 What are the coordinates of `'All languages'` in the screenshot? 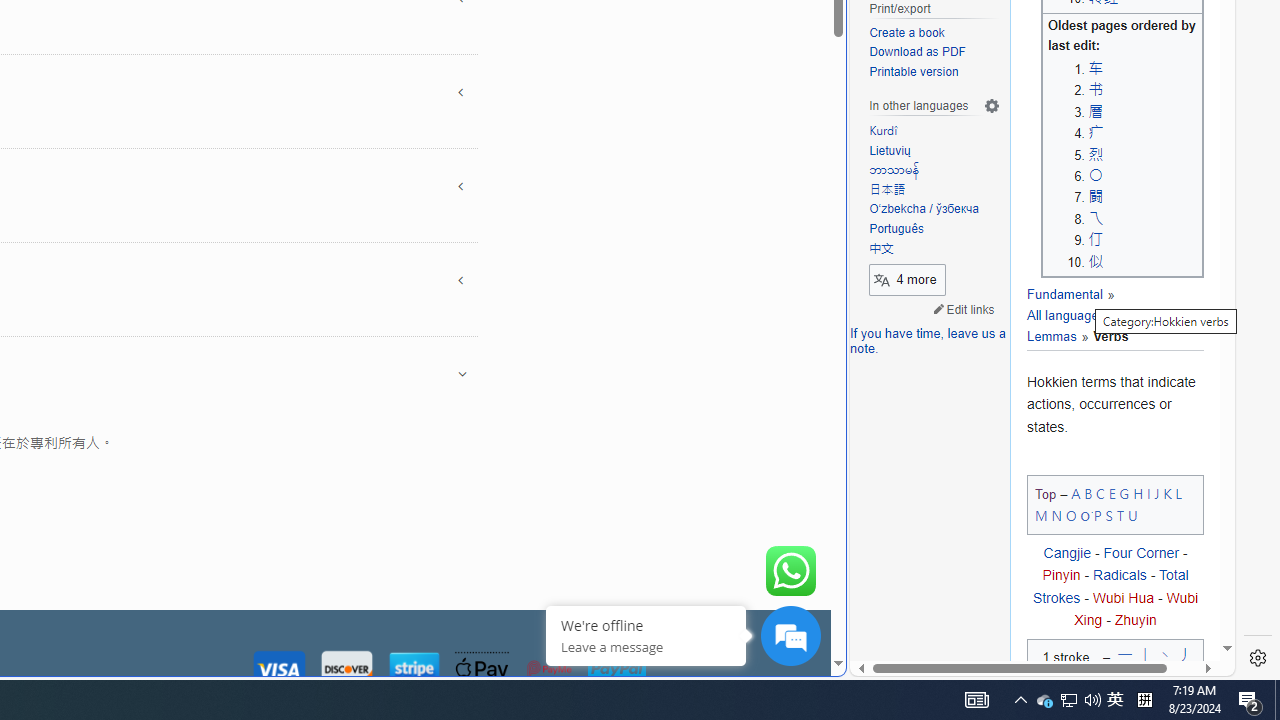 It's located at (1065, 315).